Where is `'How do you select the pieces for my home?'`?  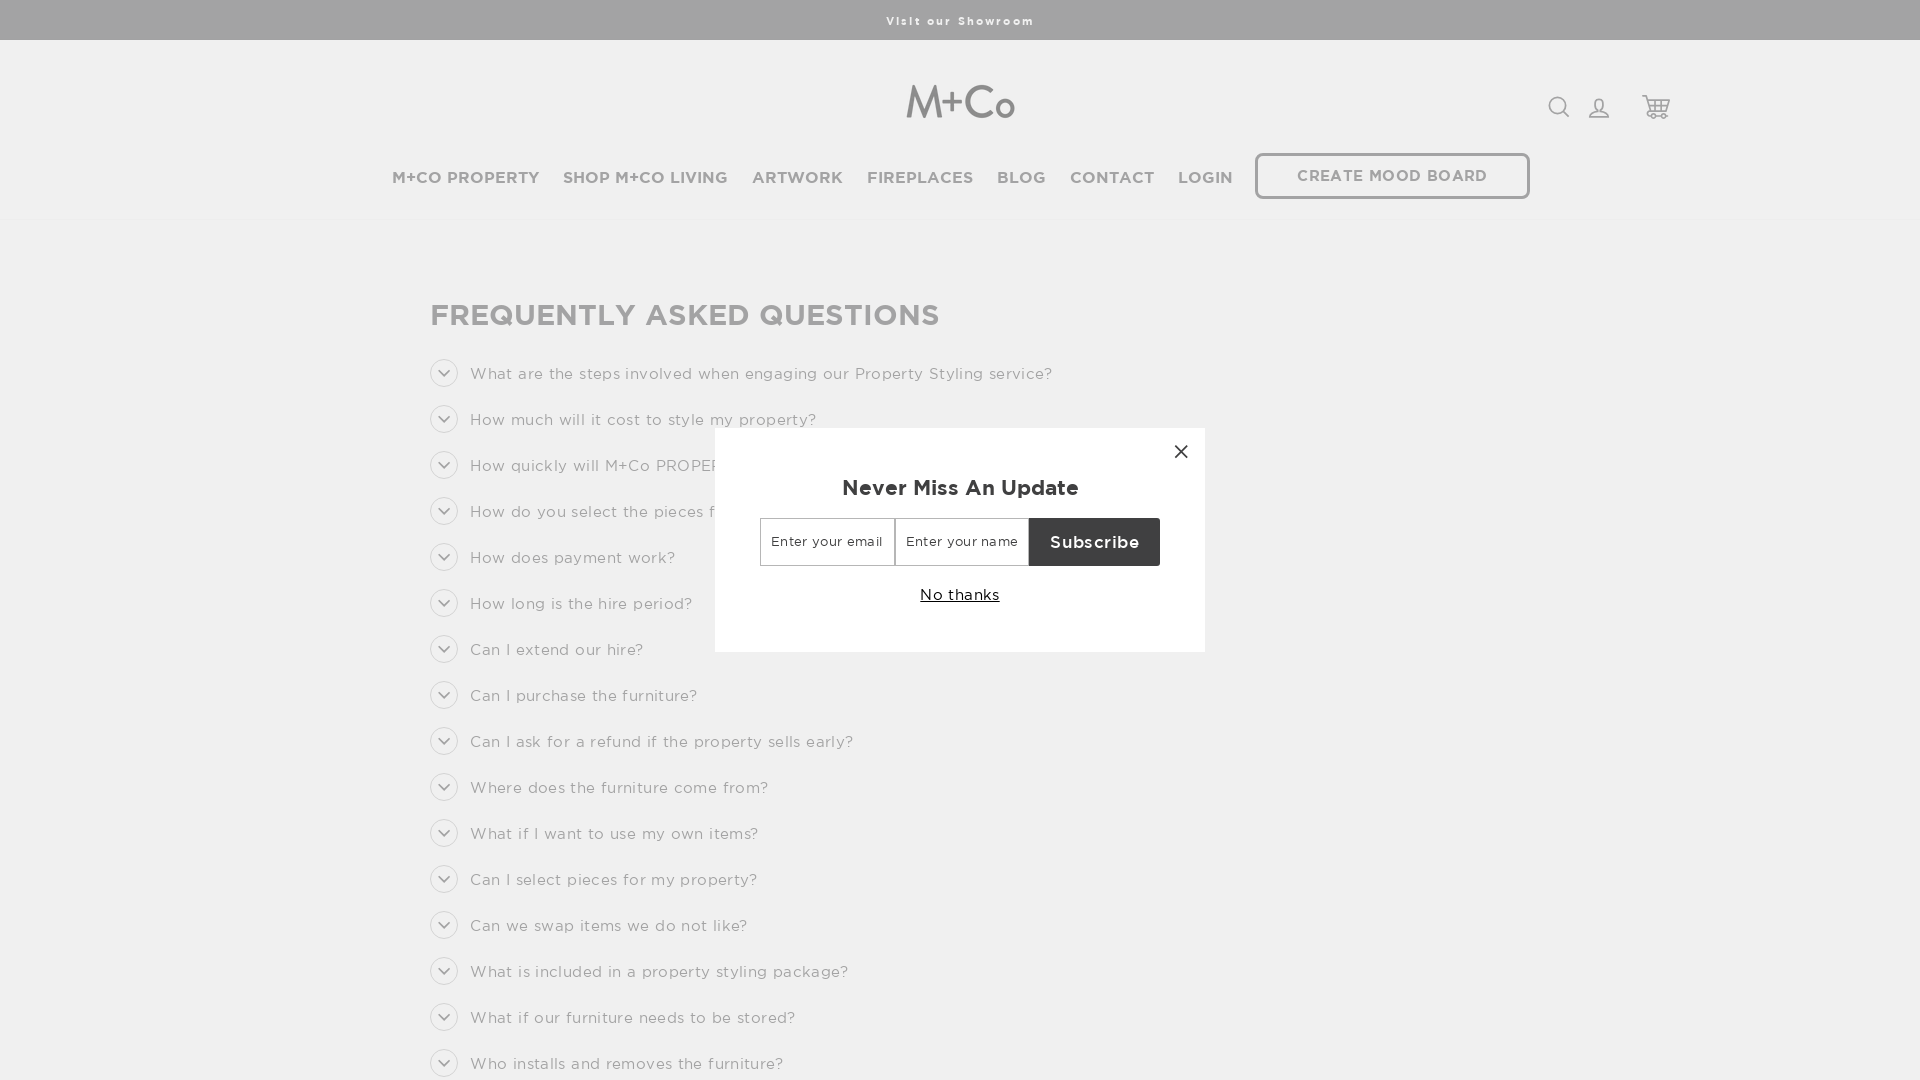
'How do you select the pieces for my home?' is located at coordinates (622, 509).